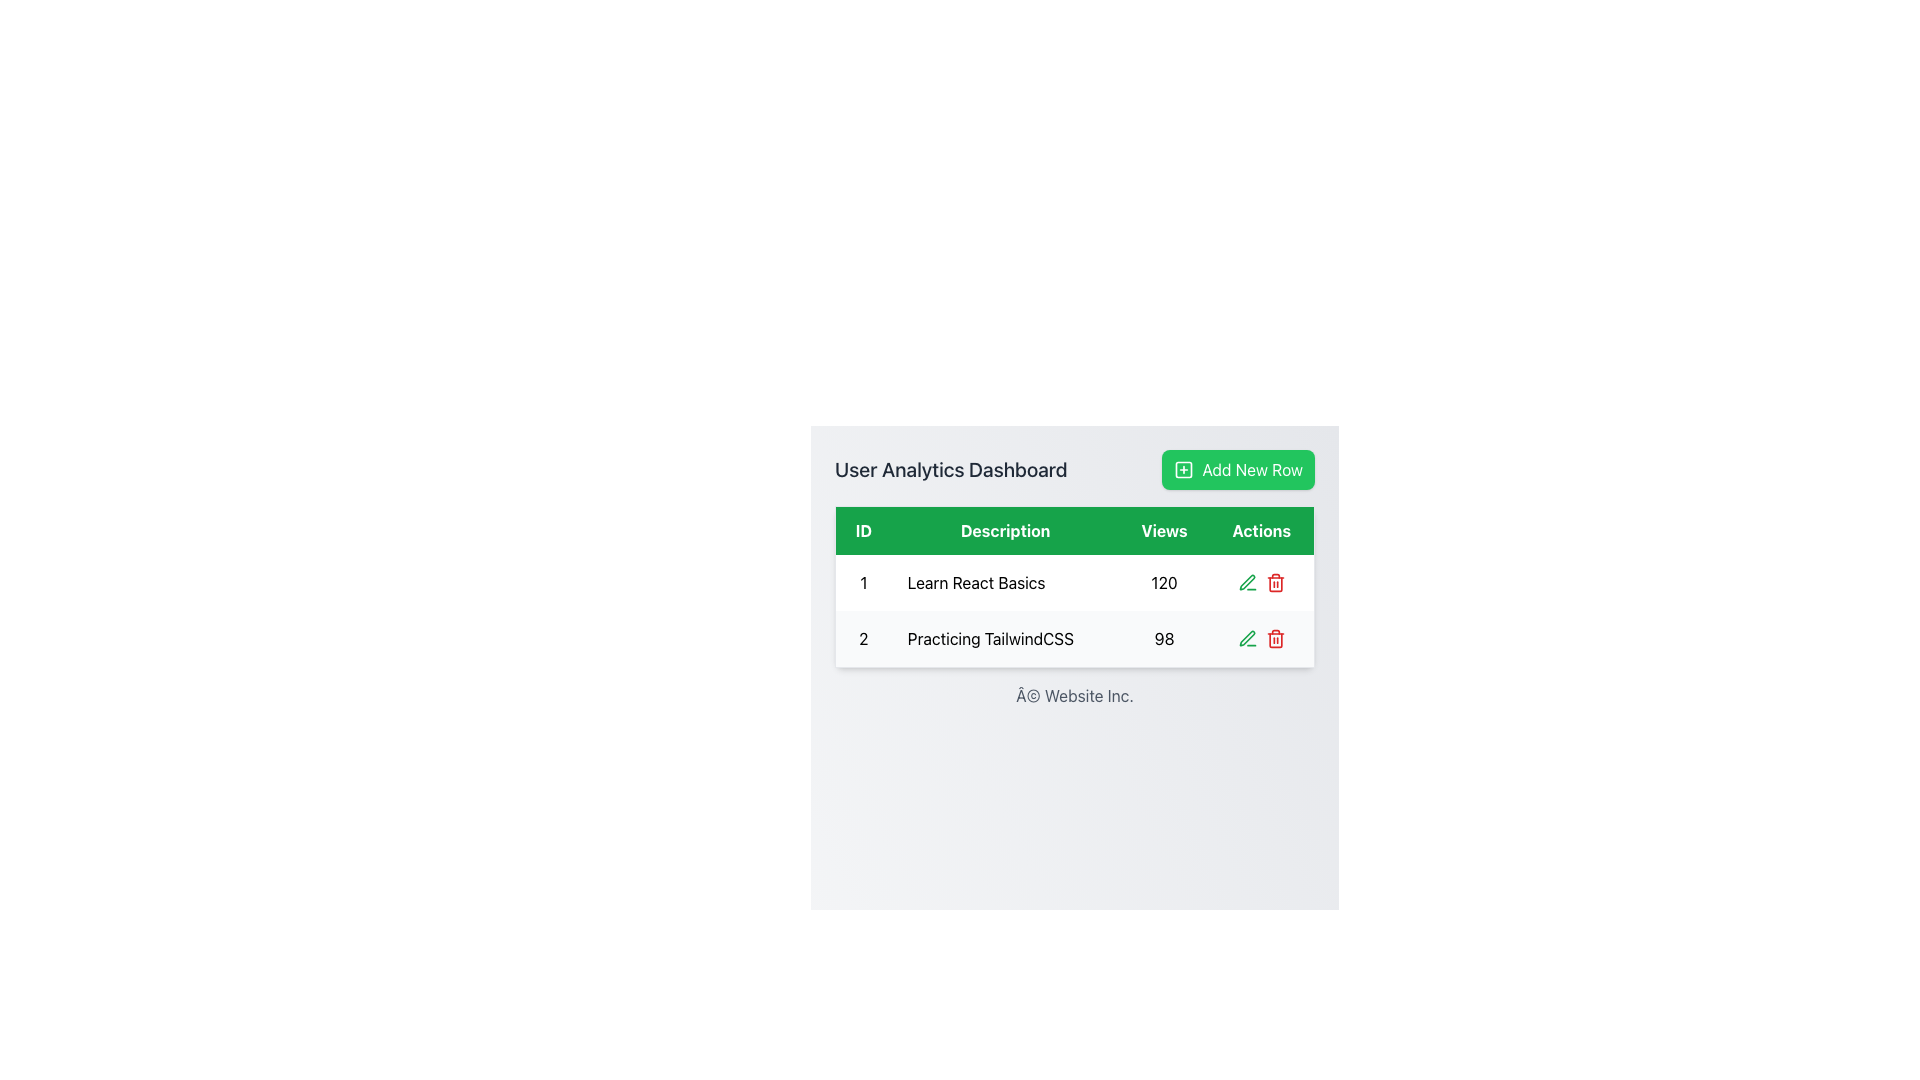  Describe the element at coordinates (1164, 639) in the screenshot. I see `the number displayed in the Numerical Text Display that indicates the view count for the 'Practicing TailwindCSS' entry in the 'Views' column` at that location.